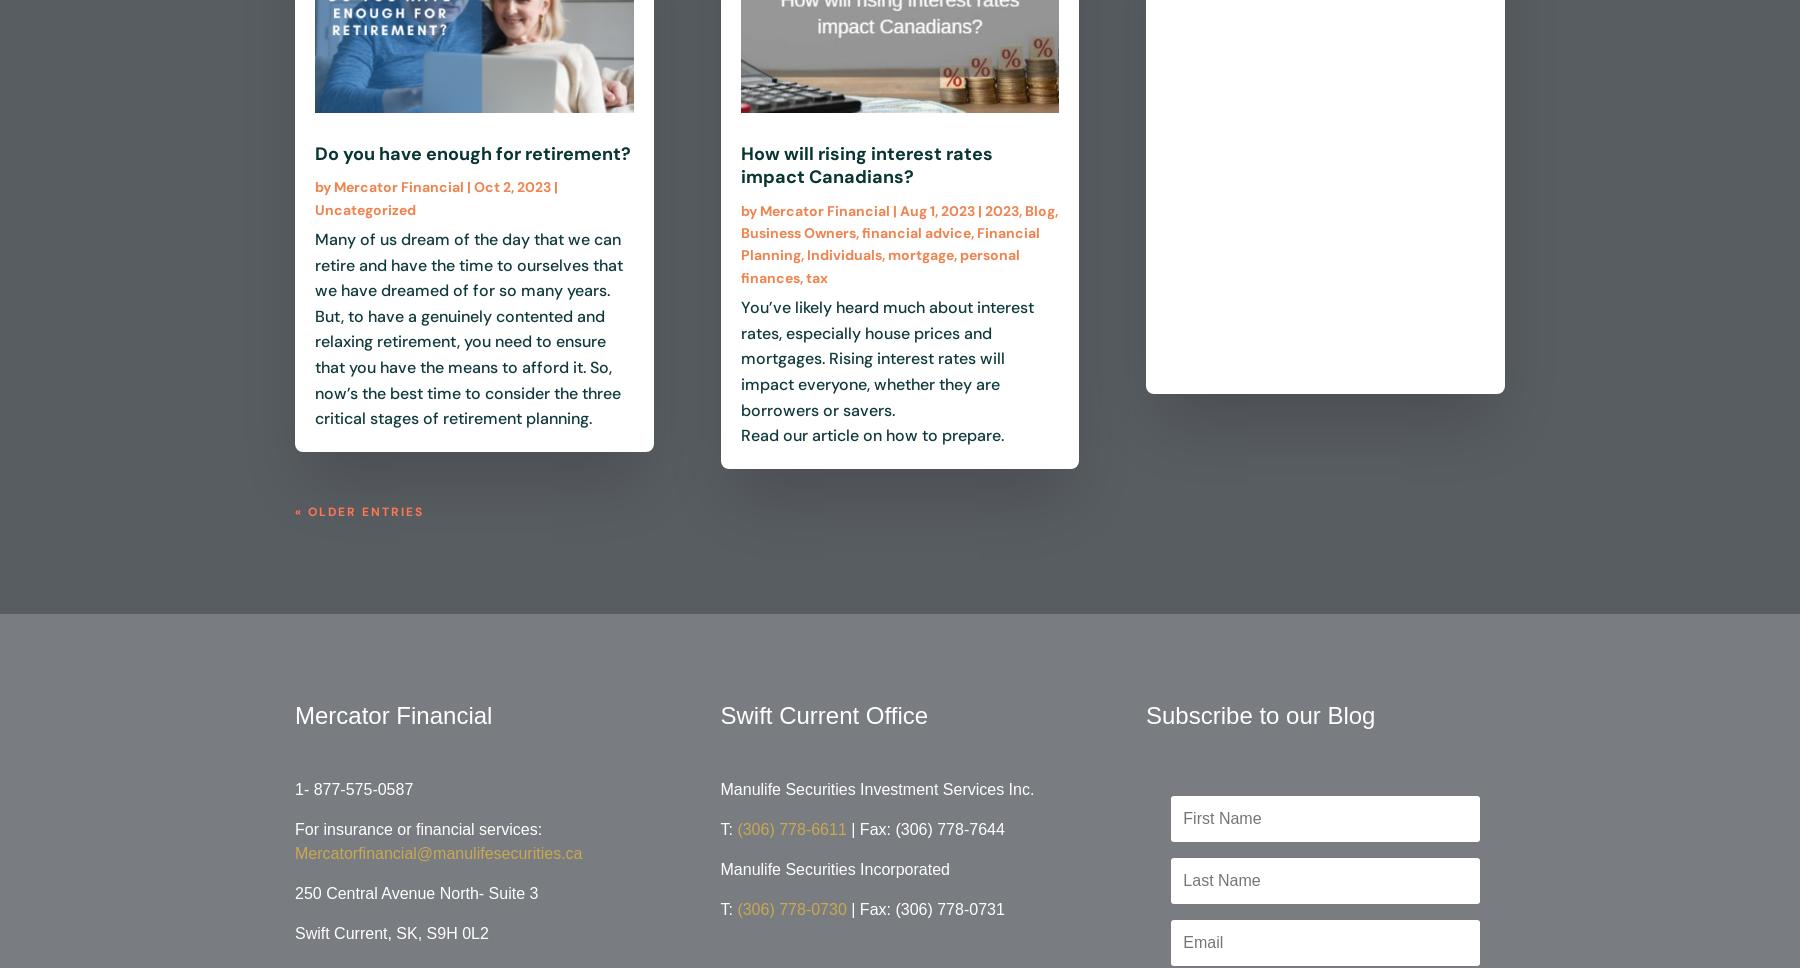  What do you see at coordinates (1145, 713) in the screenshot?
I see `'Subscribe to our Blog'` at bounding box center [1145, 713].